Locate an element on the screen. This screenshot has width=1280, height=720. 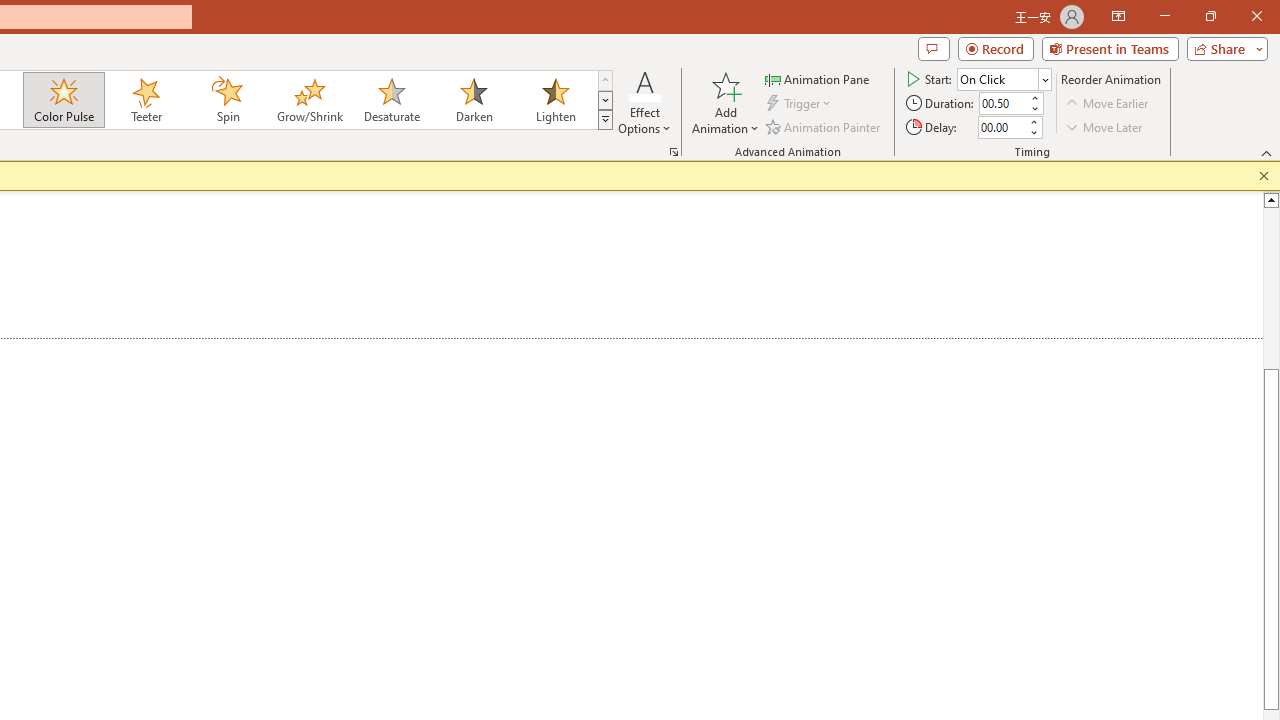
'Effect Options' is located at coordinates (645, 103).